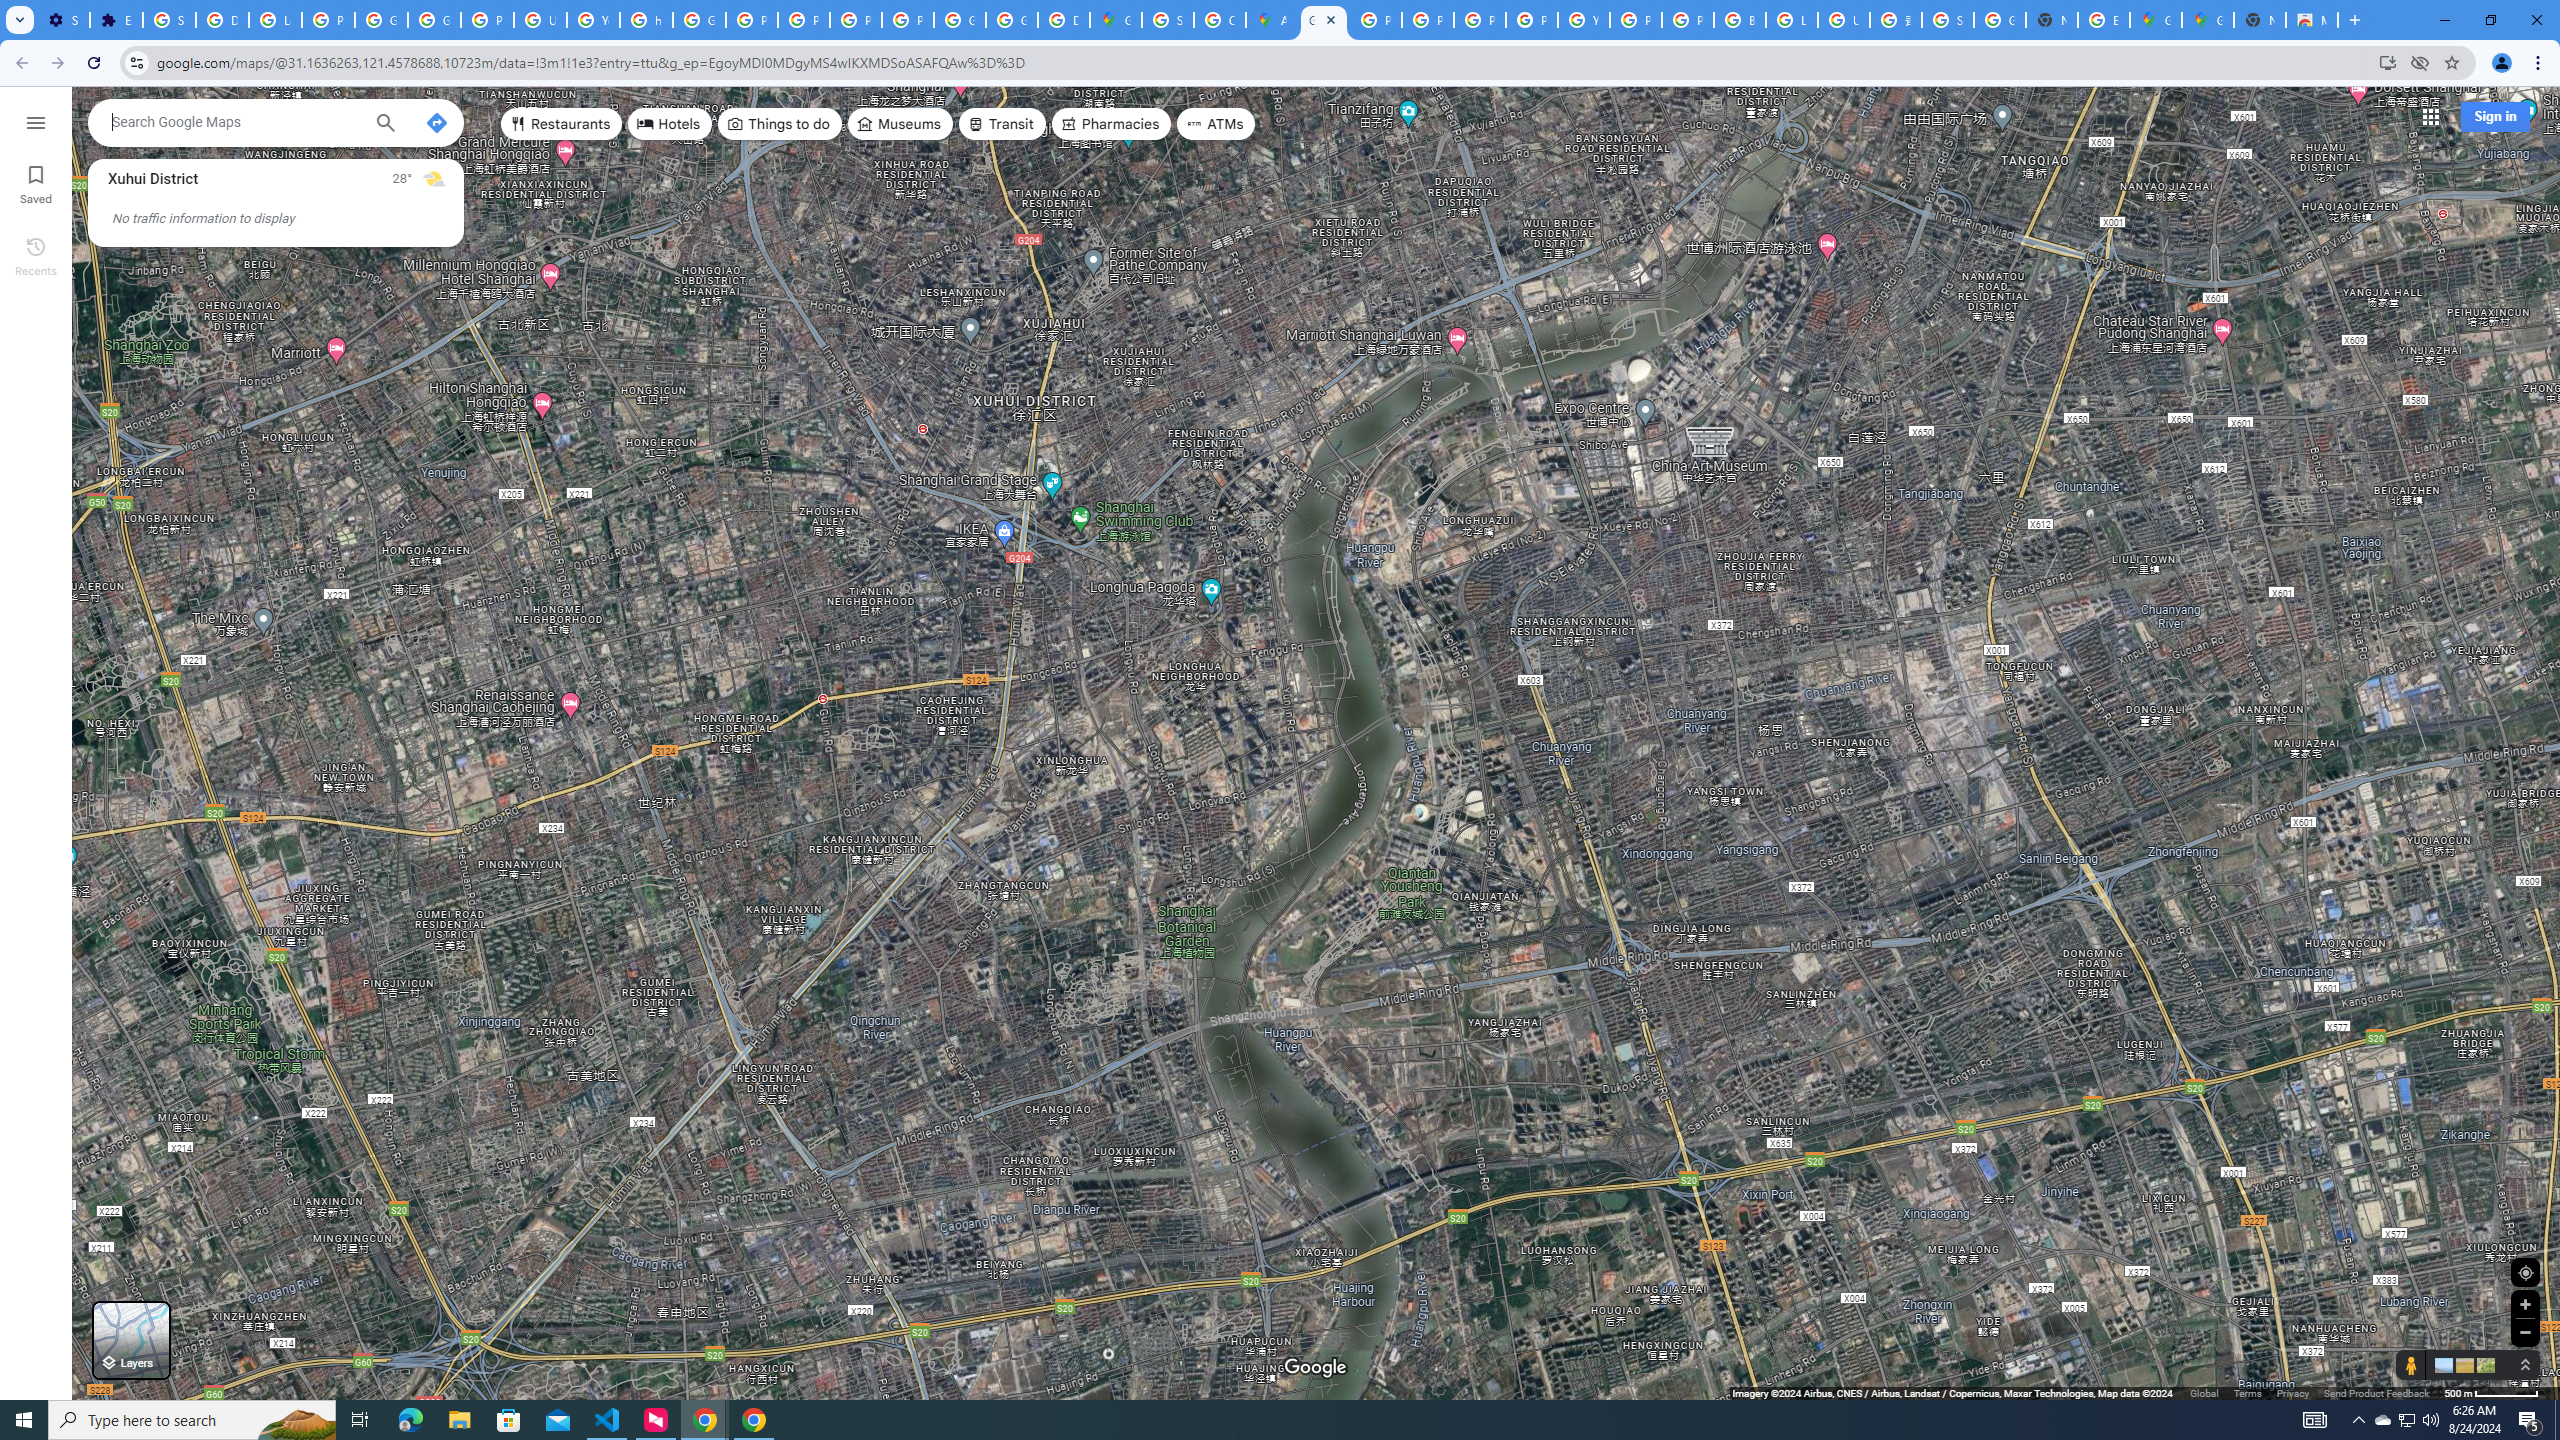  Describe the element at coordinates (34, 183) in the screenshot. I see `'Saved'` at that location.